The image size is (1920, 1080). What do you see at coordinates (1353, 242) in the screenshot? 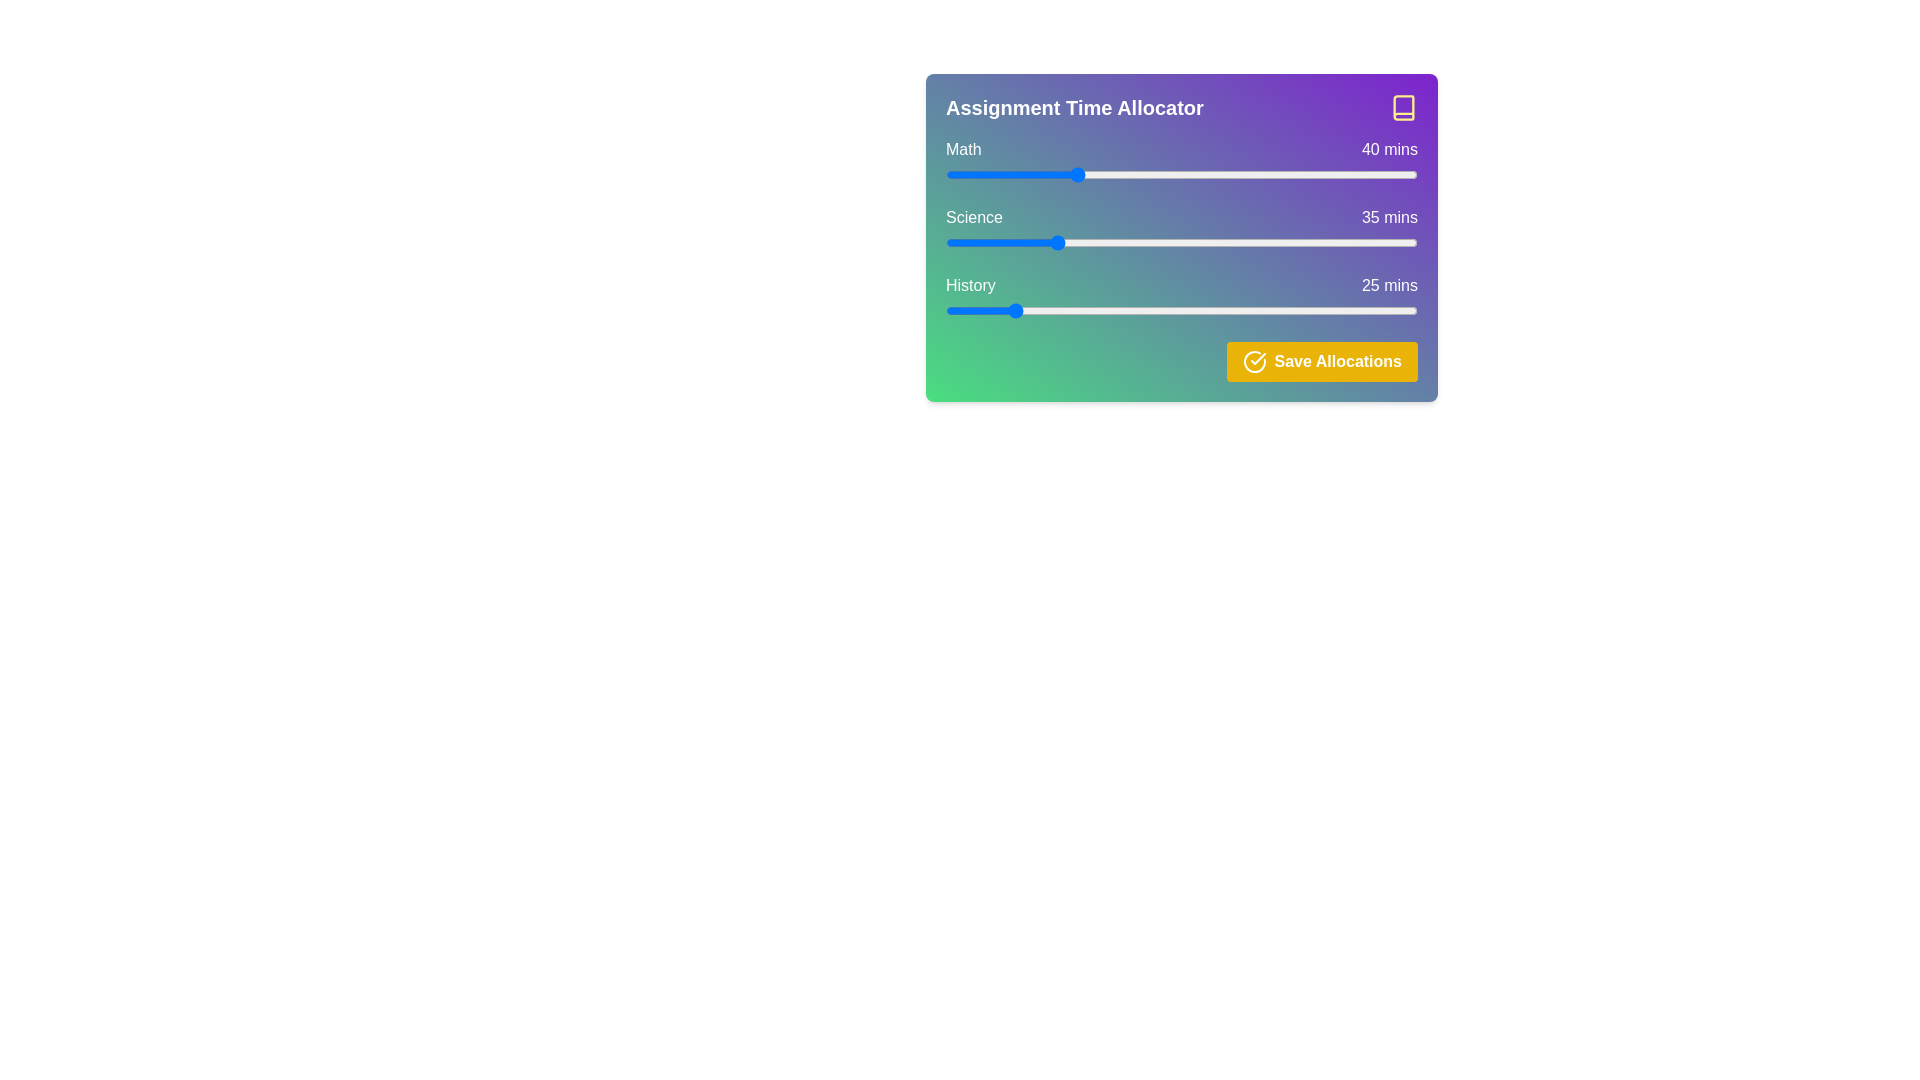
I see `allocation time` at bounding box center [1353, 242].